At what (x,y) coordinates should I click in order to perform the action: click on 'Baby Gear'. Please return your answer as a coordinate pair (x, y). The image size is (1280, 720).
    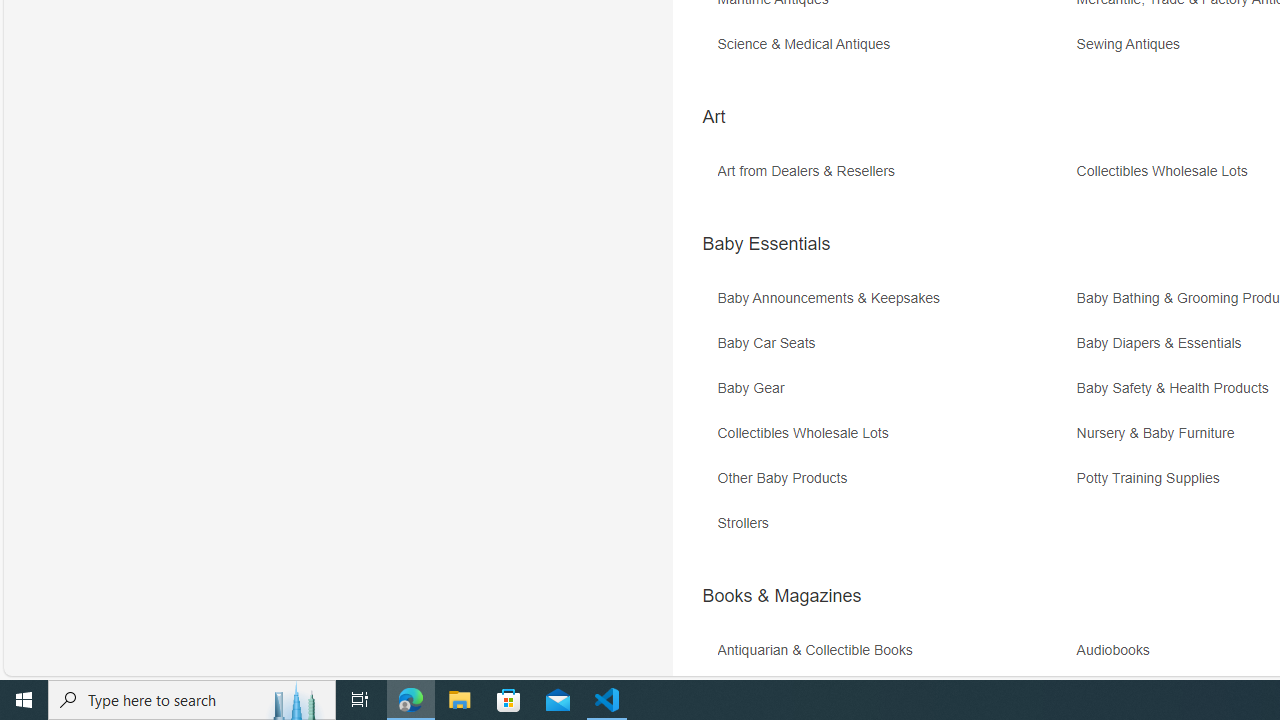
    Looking at the image, I should click on (893, 395).